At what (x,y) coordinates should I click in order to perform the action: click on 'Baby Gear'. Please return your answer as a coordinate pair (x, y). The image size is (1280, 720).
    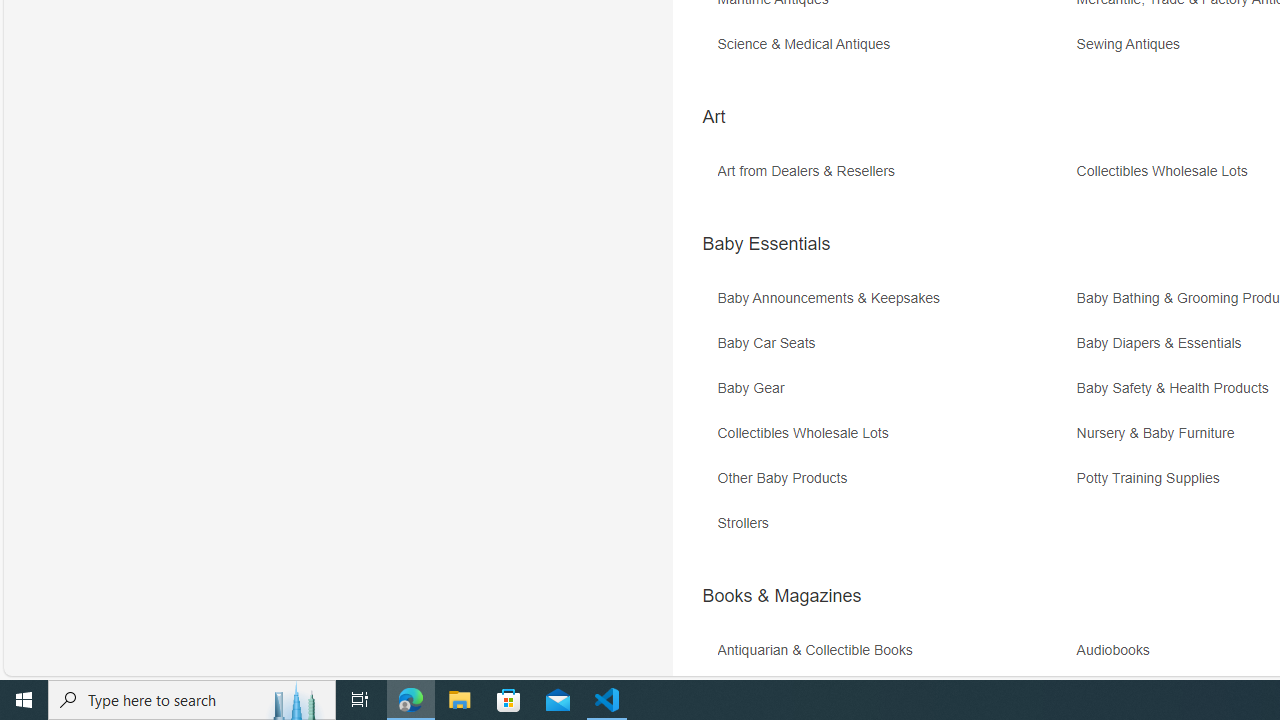
    Looking at the image, I should click on (893, 395).